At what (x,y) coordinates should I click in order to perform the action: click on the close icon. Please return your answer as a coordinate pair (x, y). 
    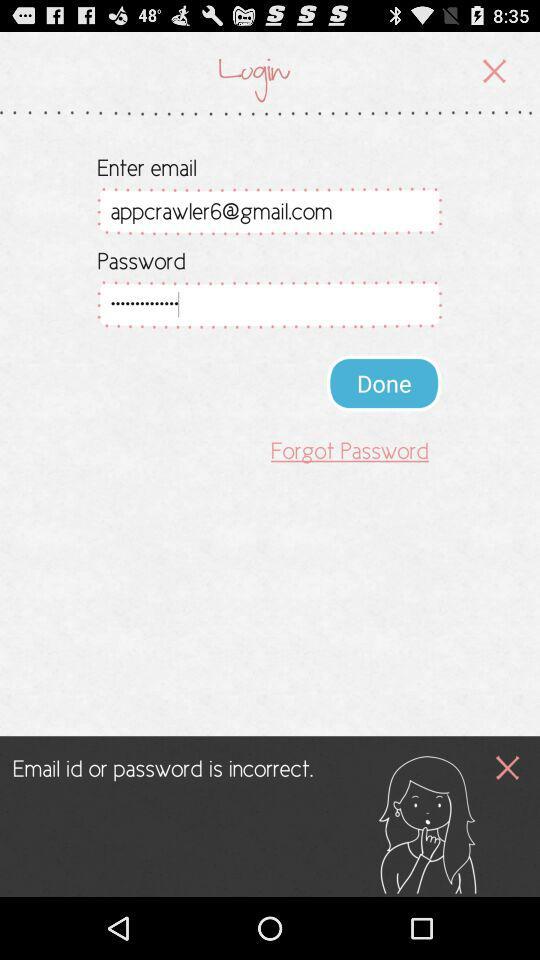
    Looking at the image, I should click on (508, 821).